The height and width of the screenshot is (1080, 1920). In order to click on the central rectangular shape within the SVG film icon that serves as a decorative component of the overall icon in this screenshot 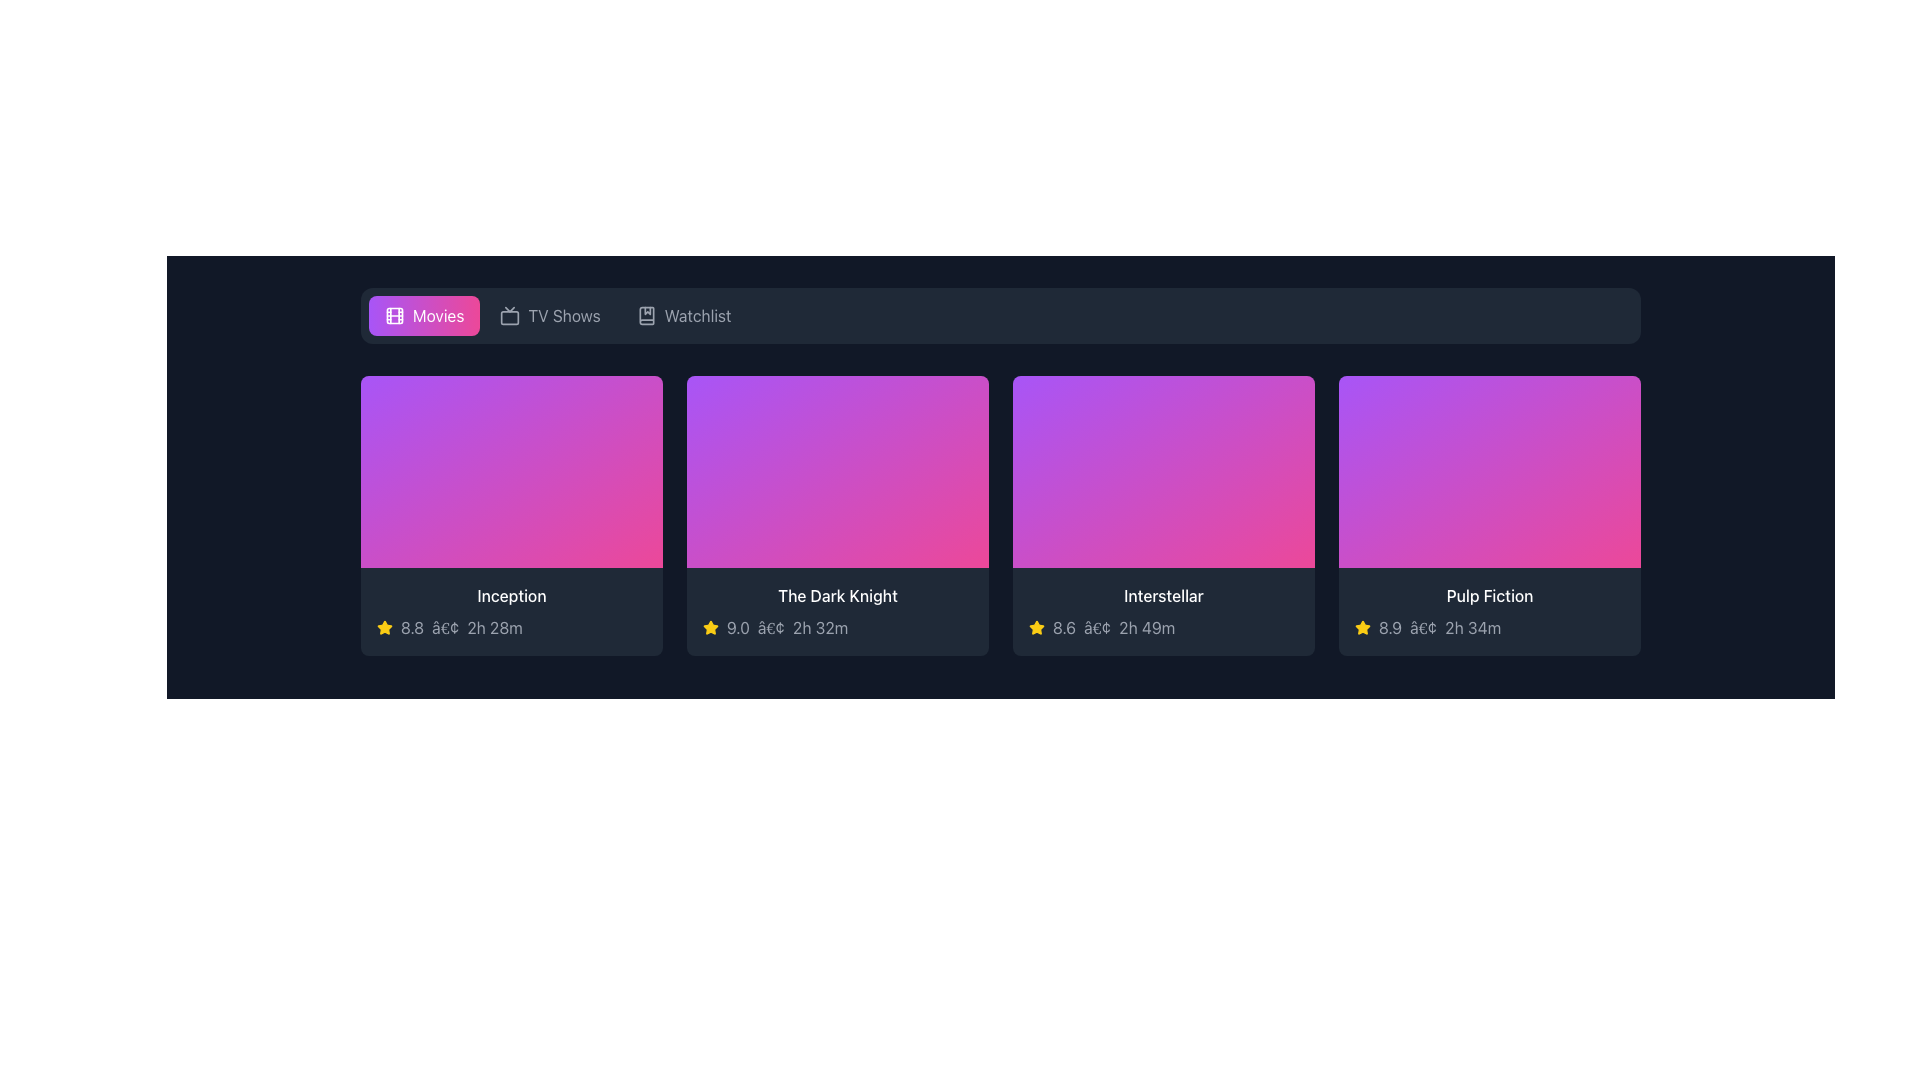, I will do `click(394, 315)`.